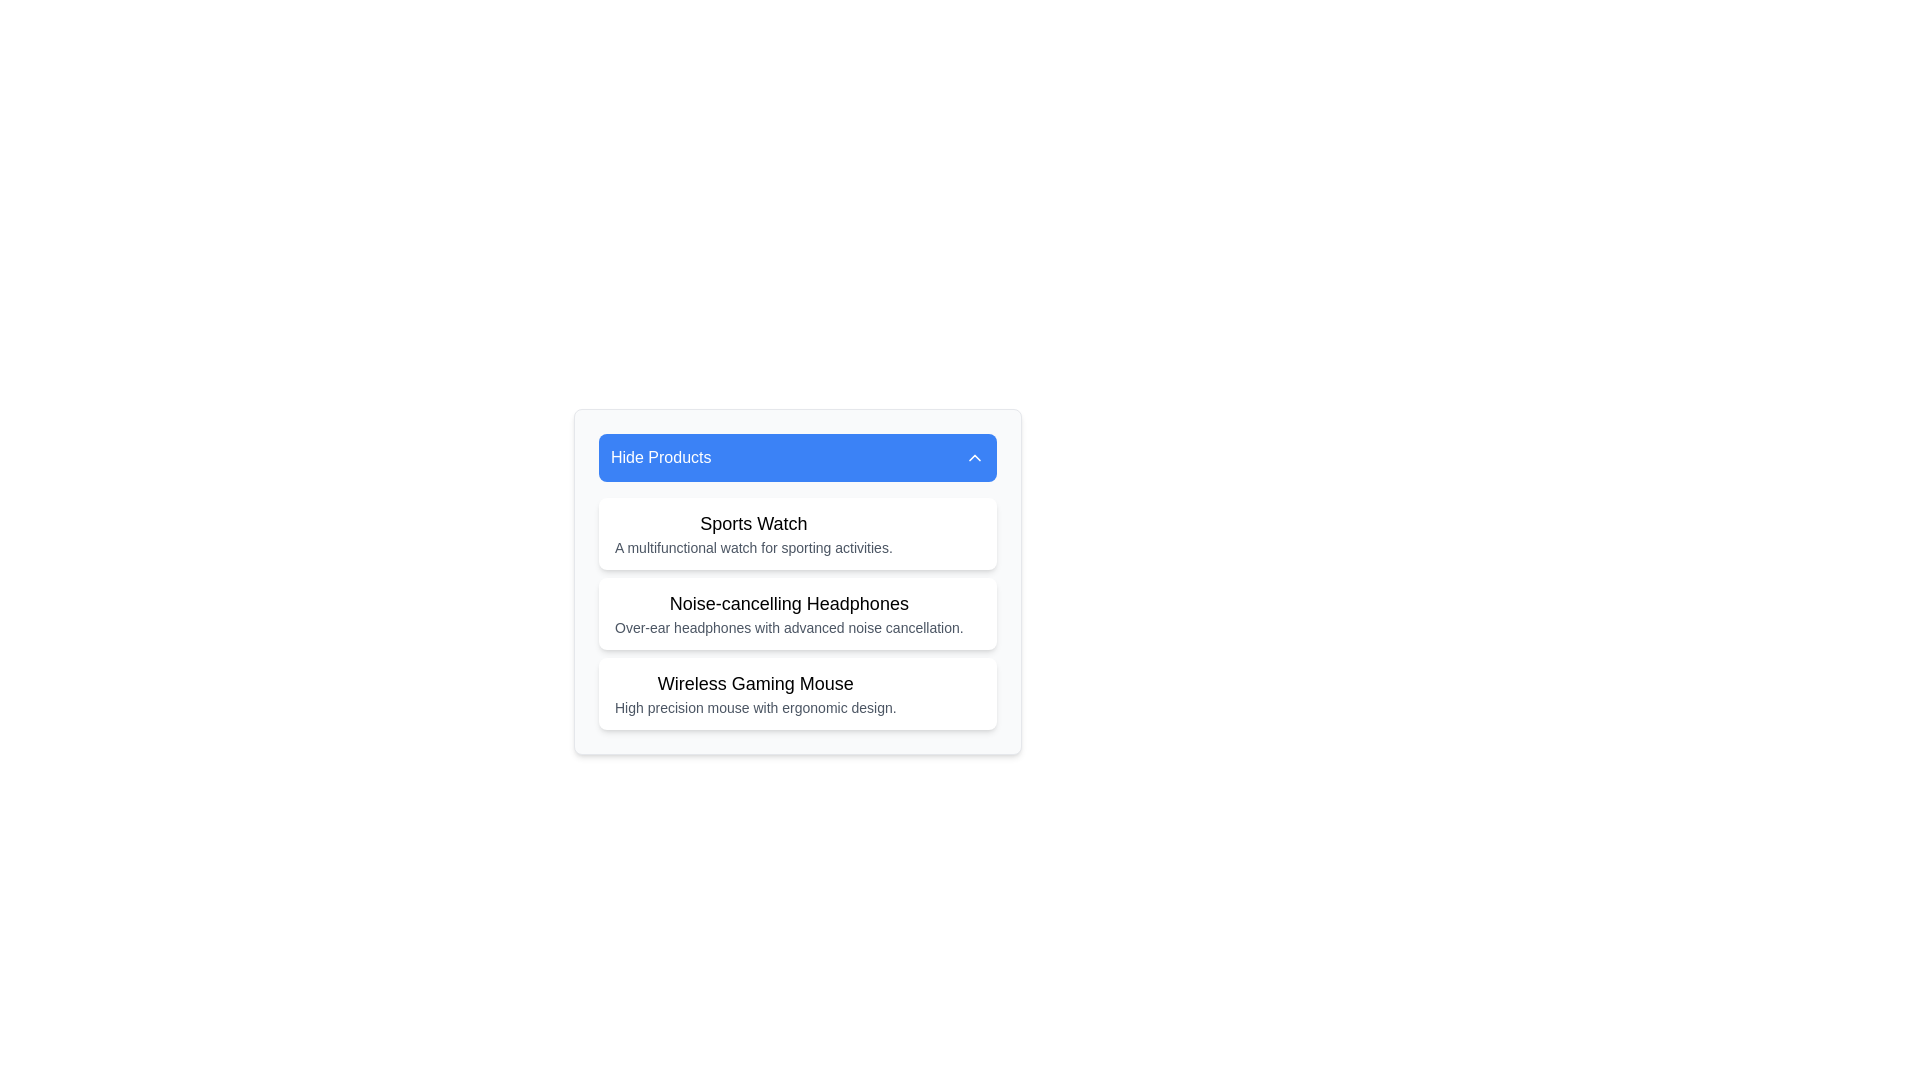  What do you see at coordinates (796, 612) in the screenshot?
I see `an individual card in the vertically arranged list of interactive cards below the 'Hide Products' header` at bounding box center [796, 612].